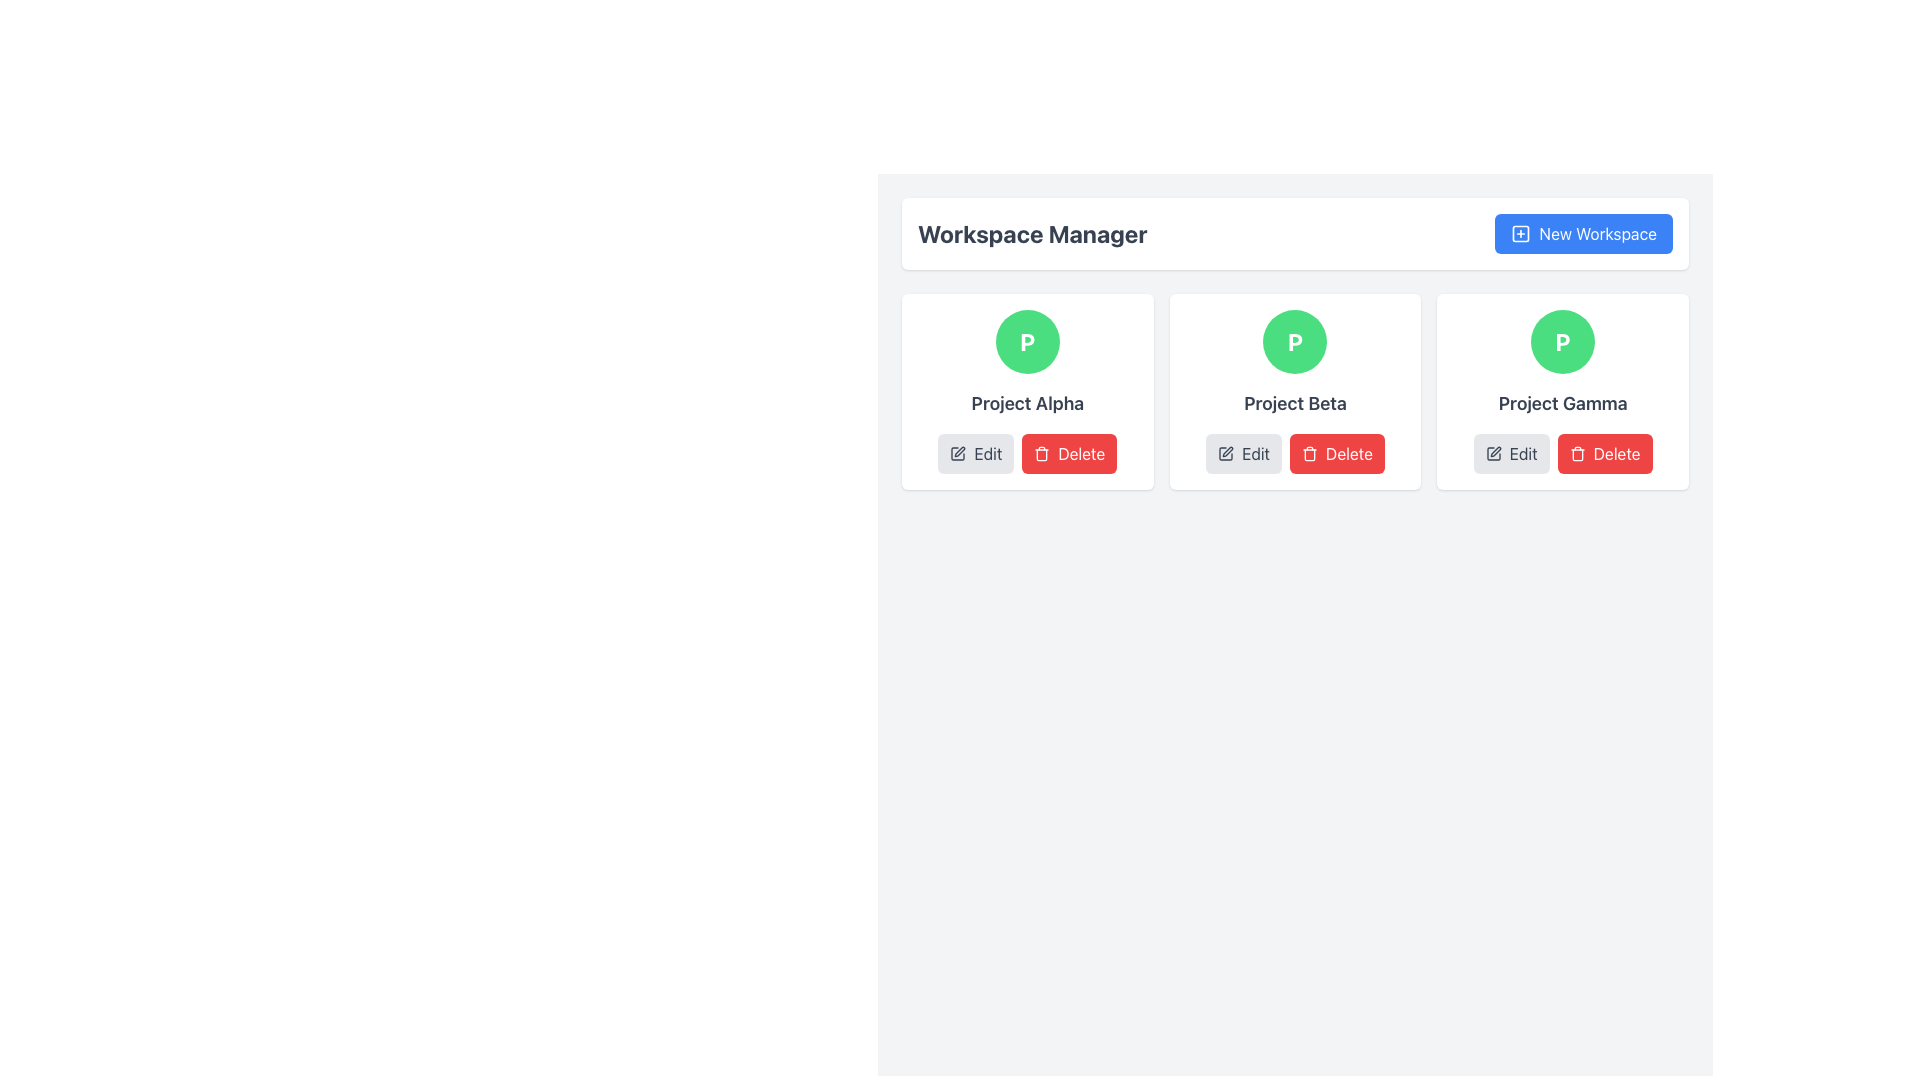  I want to click on the middle part of the trash icon, which serves as a delete button for the associated project entry, so click(1310, 455).